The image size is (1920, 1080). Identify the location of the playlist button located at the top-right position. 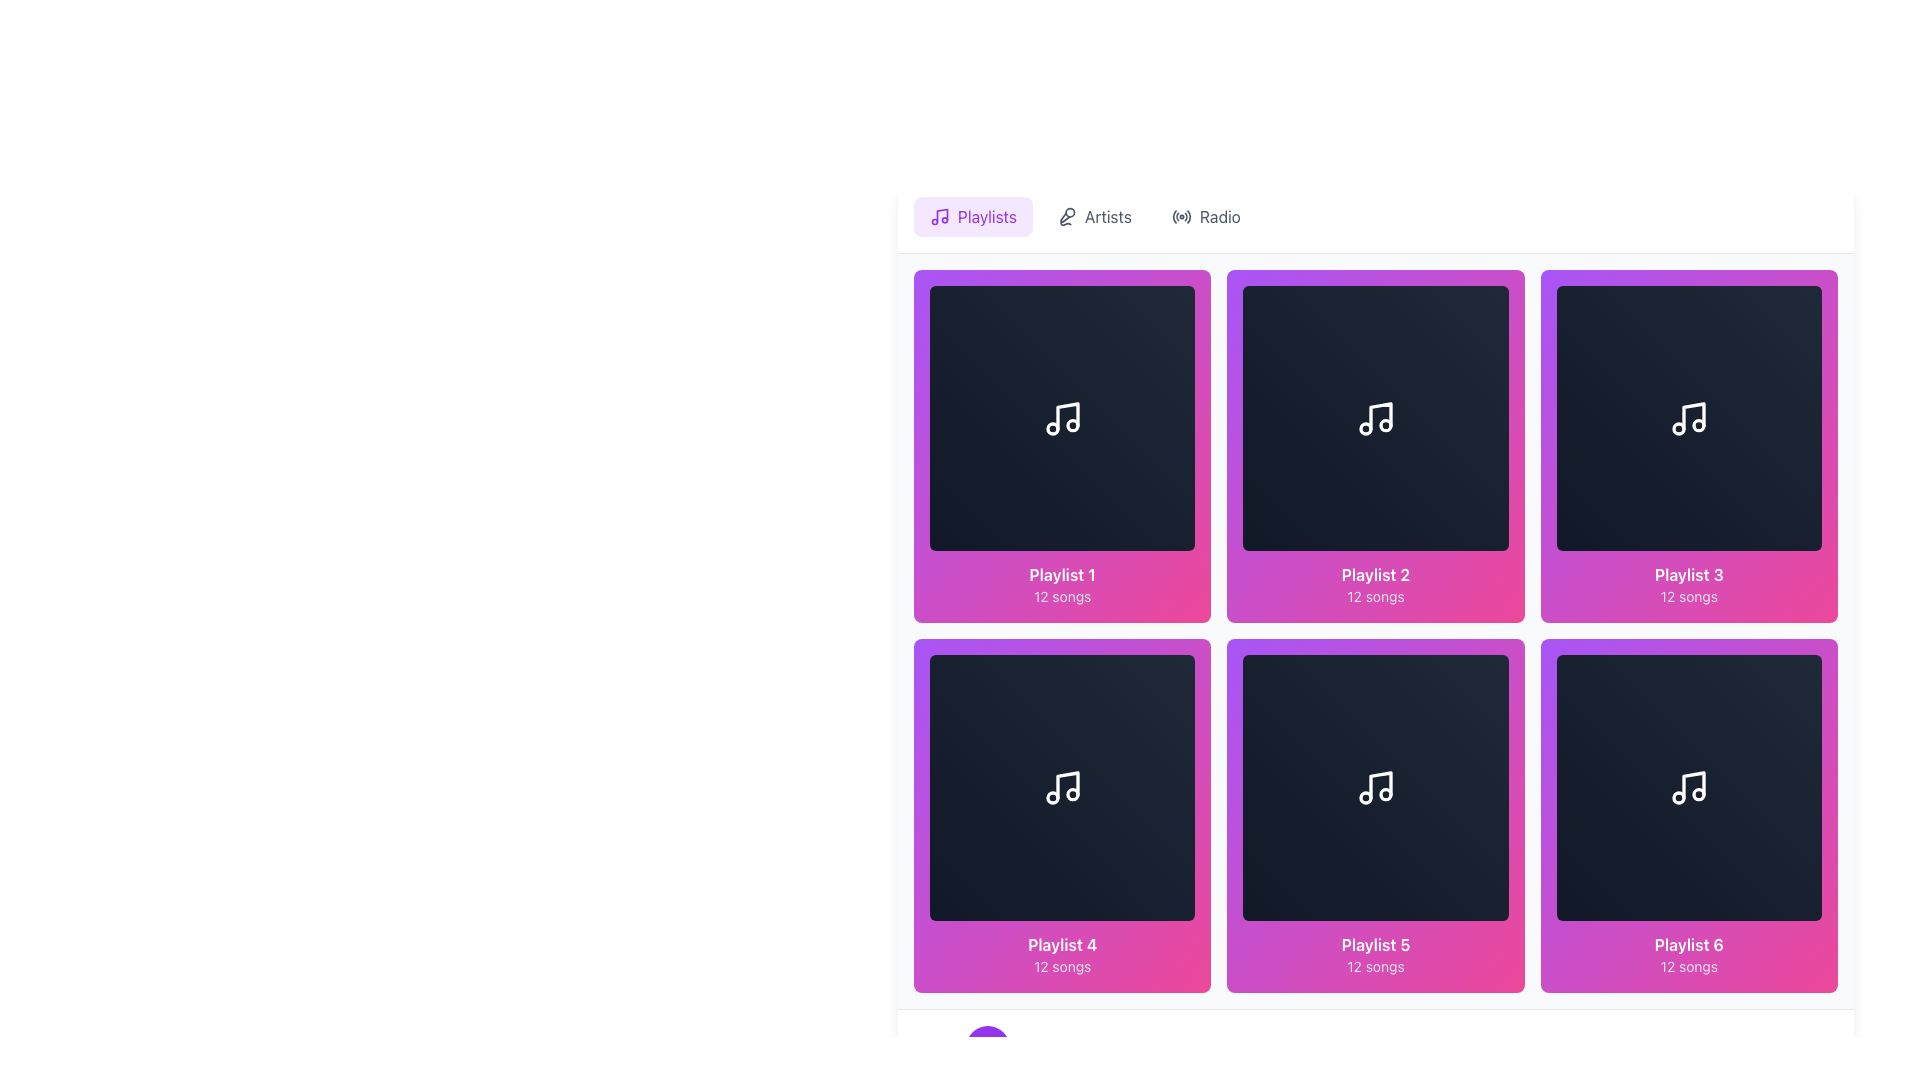
(1688, 445).